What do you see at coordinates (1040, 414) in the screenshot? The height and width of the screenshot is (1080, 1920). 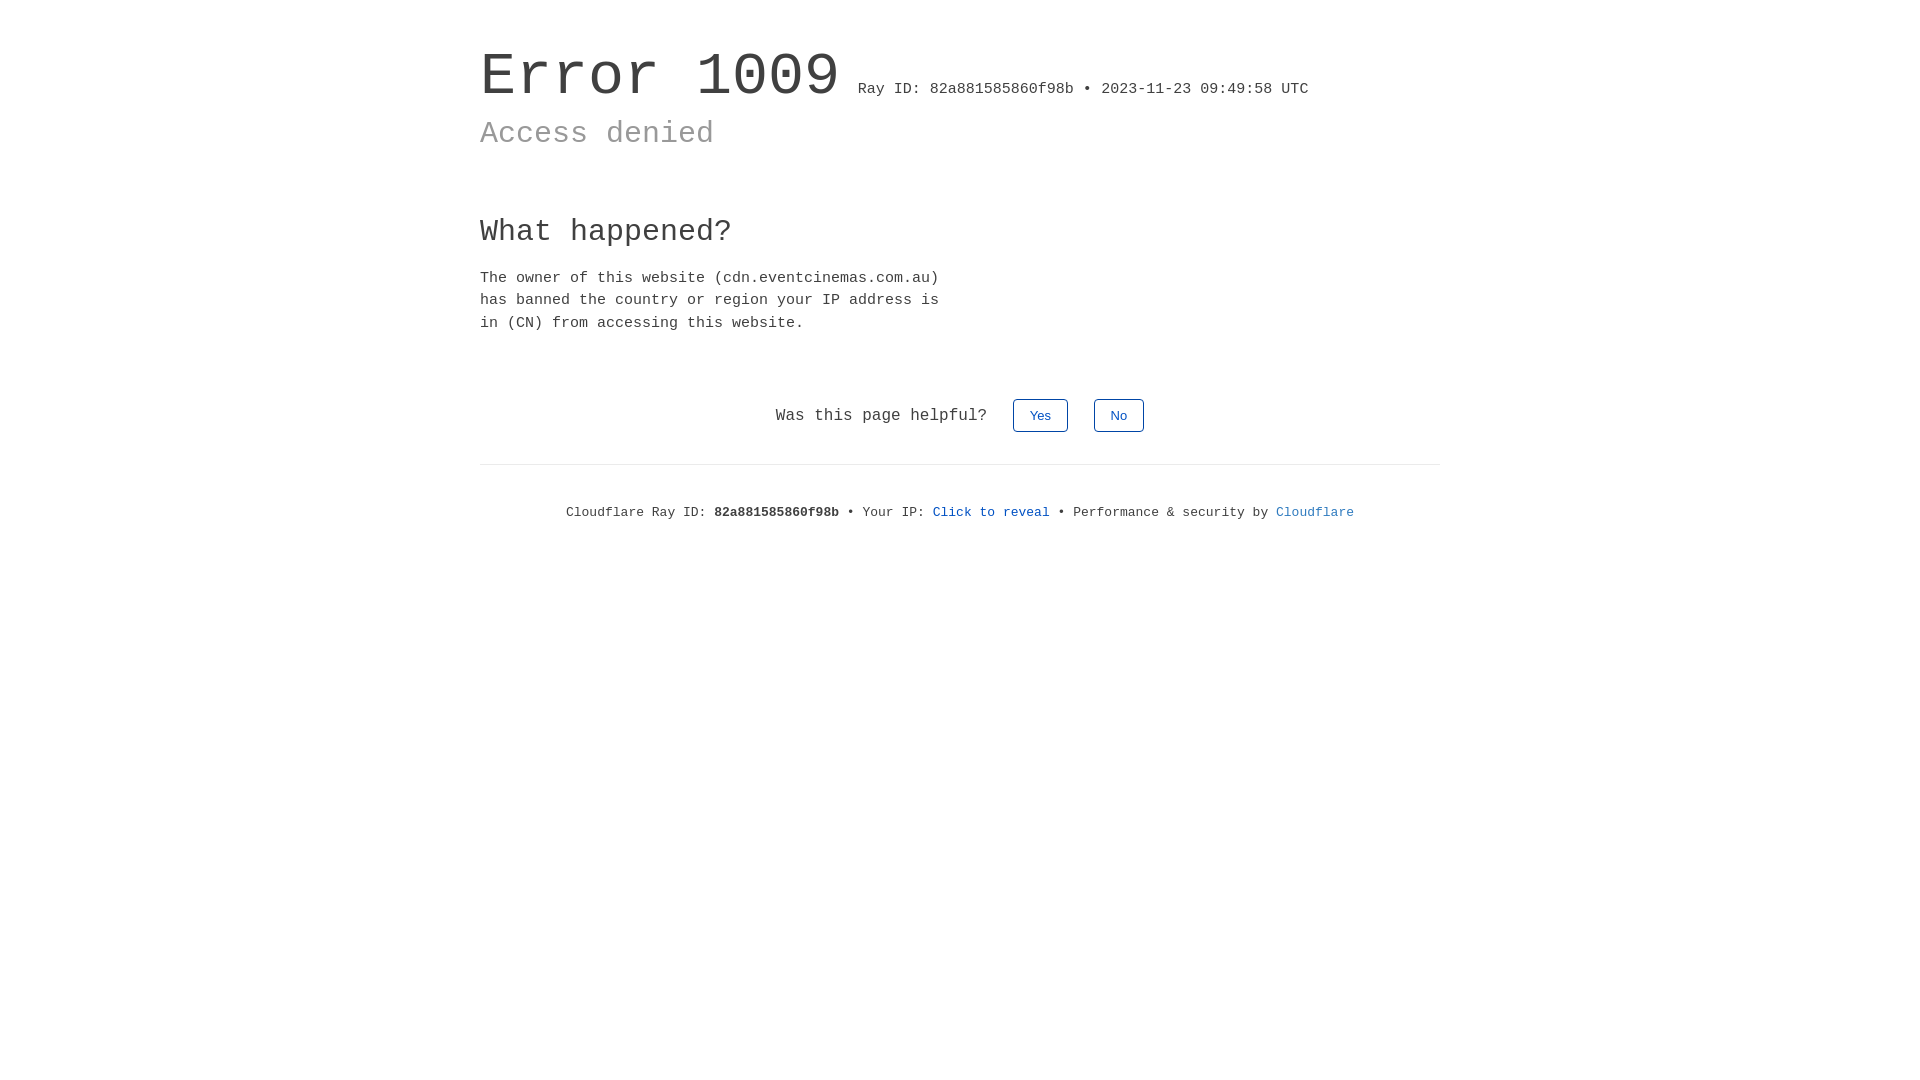 I see `'Yes'` at bounding box center [1040, 414].